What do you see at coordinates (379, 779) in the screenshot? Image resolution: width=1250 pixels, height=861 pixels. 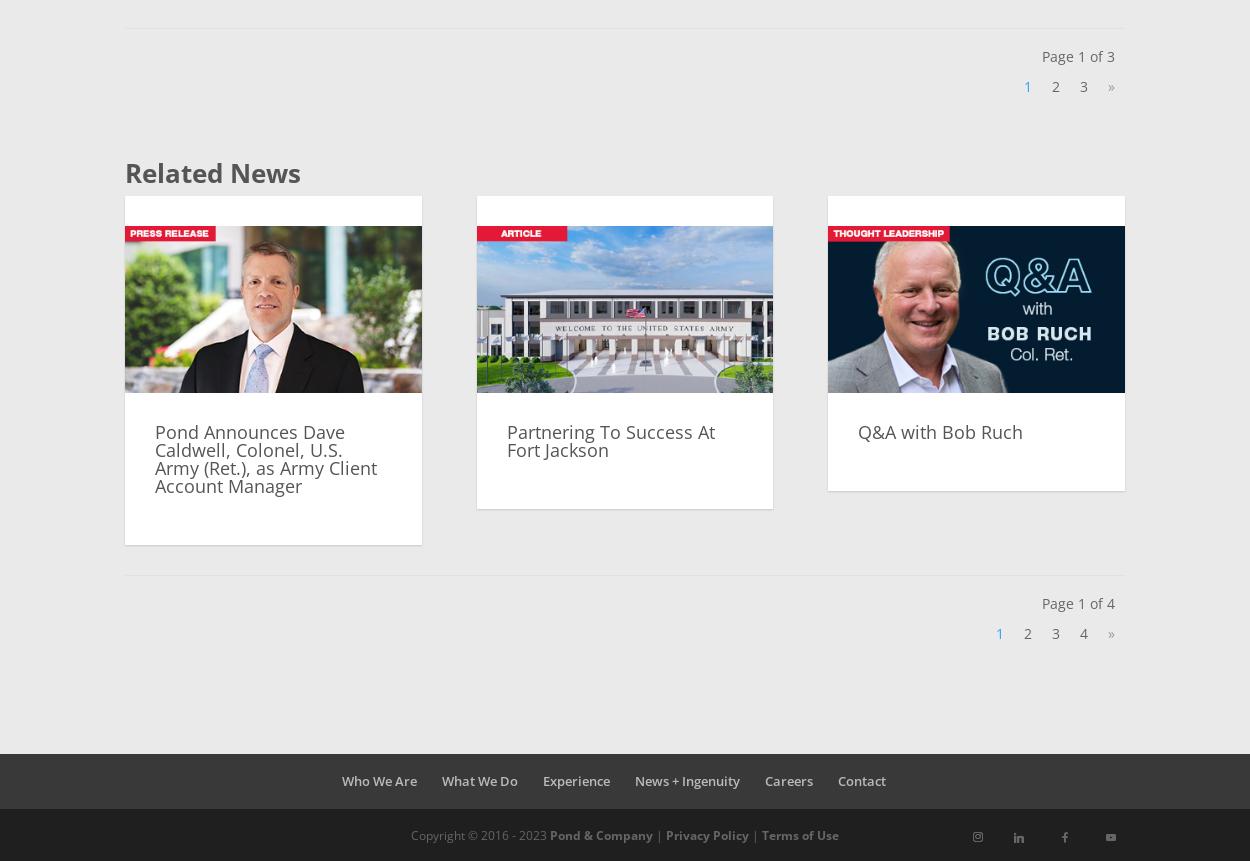 I see `'Who We Are'` at bounding box center [379, 779].